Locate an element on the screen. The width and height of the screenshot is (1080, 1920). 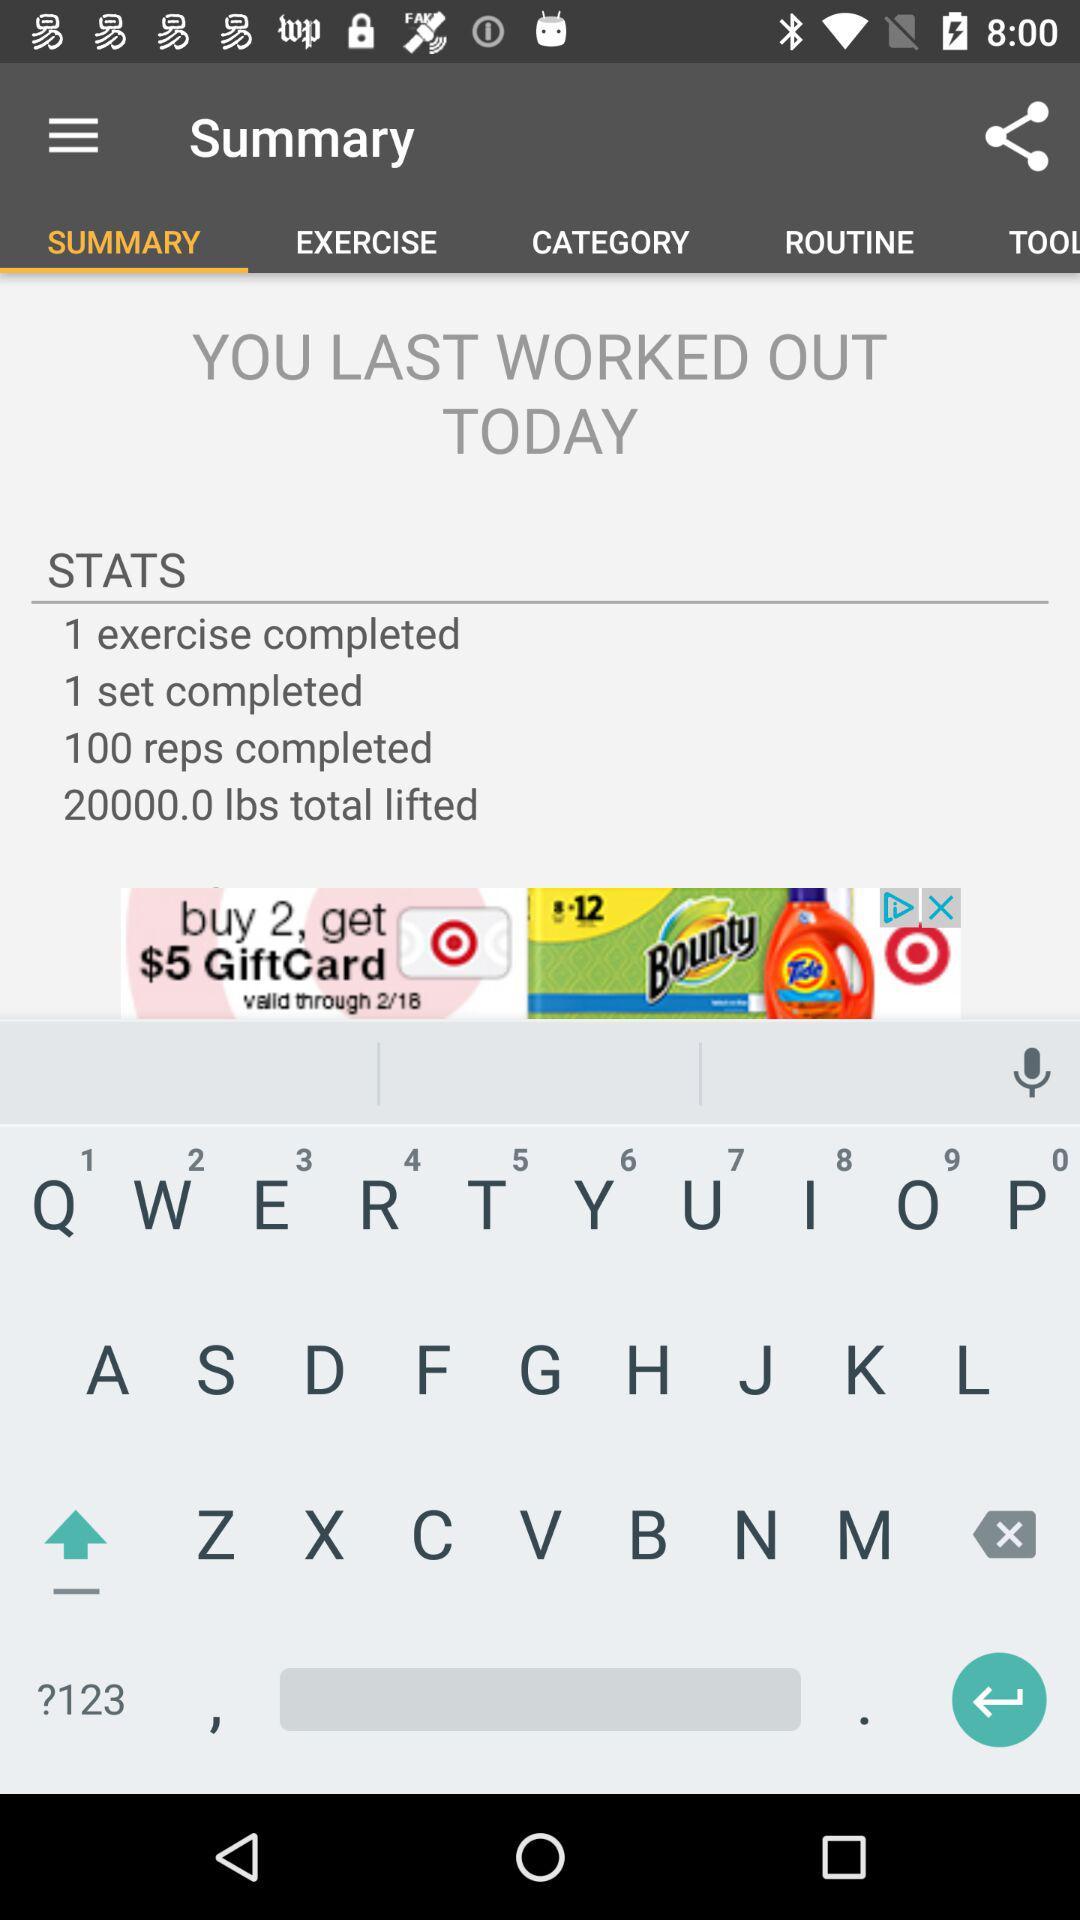
the category option is located at coordinates (609, 240).